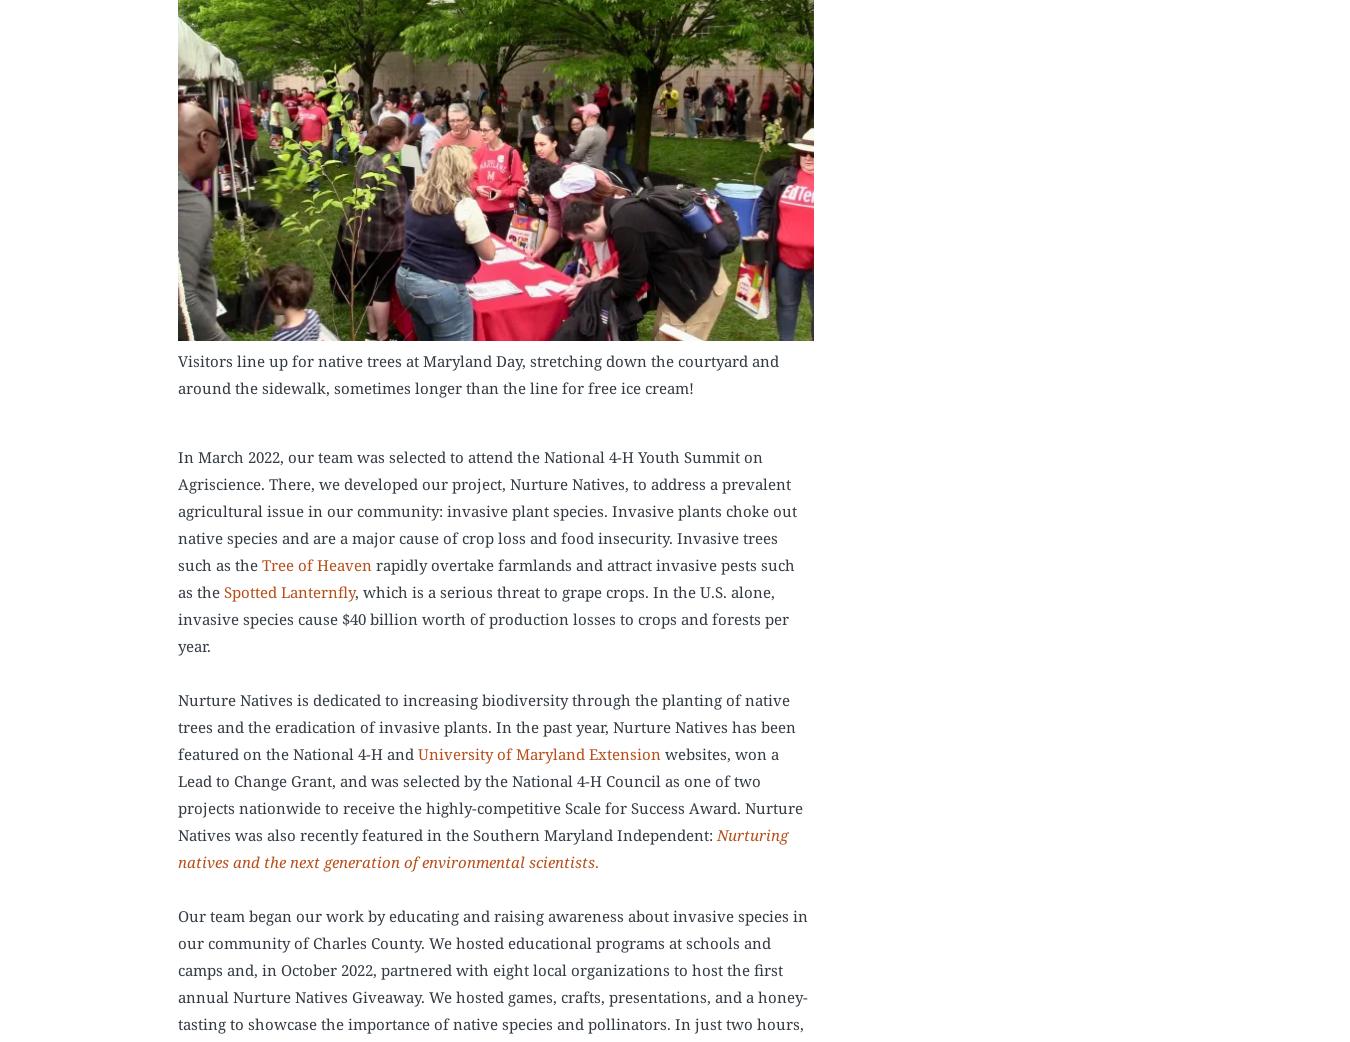 Image resolution: width=1350 pixels, height=1042 pixels. What do you see at coordinates (482, 618) in the screenshot?
I see `', which is a serious threat to grape crops. In the U.S. alone, invasive species cause $40 billion worth of production losses to crops and forests per year.'` at bounding box center [482, 618].